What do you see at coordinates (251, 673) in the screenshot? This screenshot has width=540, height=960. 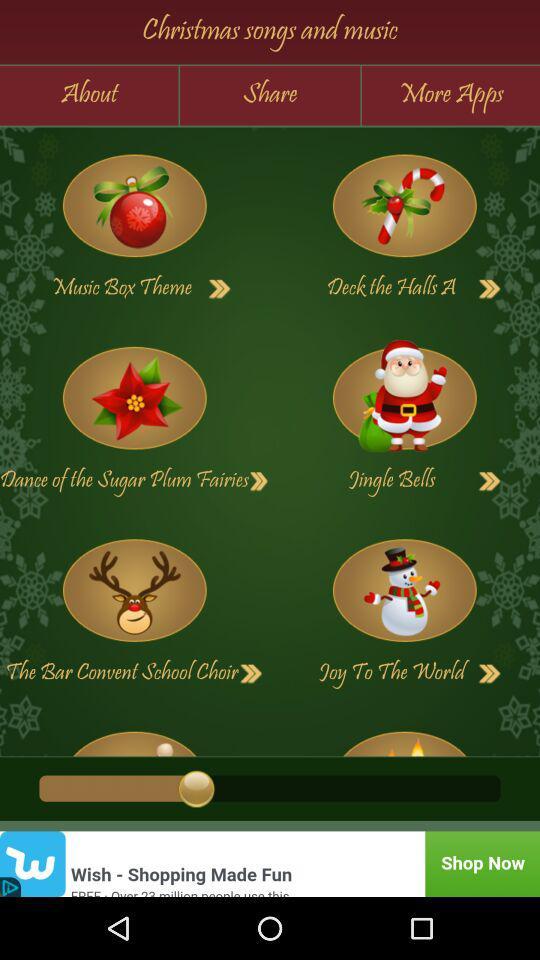 I see `the bar convent school choir` at bounding box center [251, 673].